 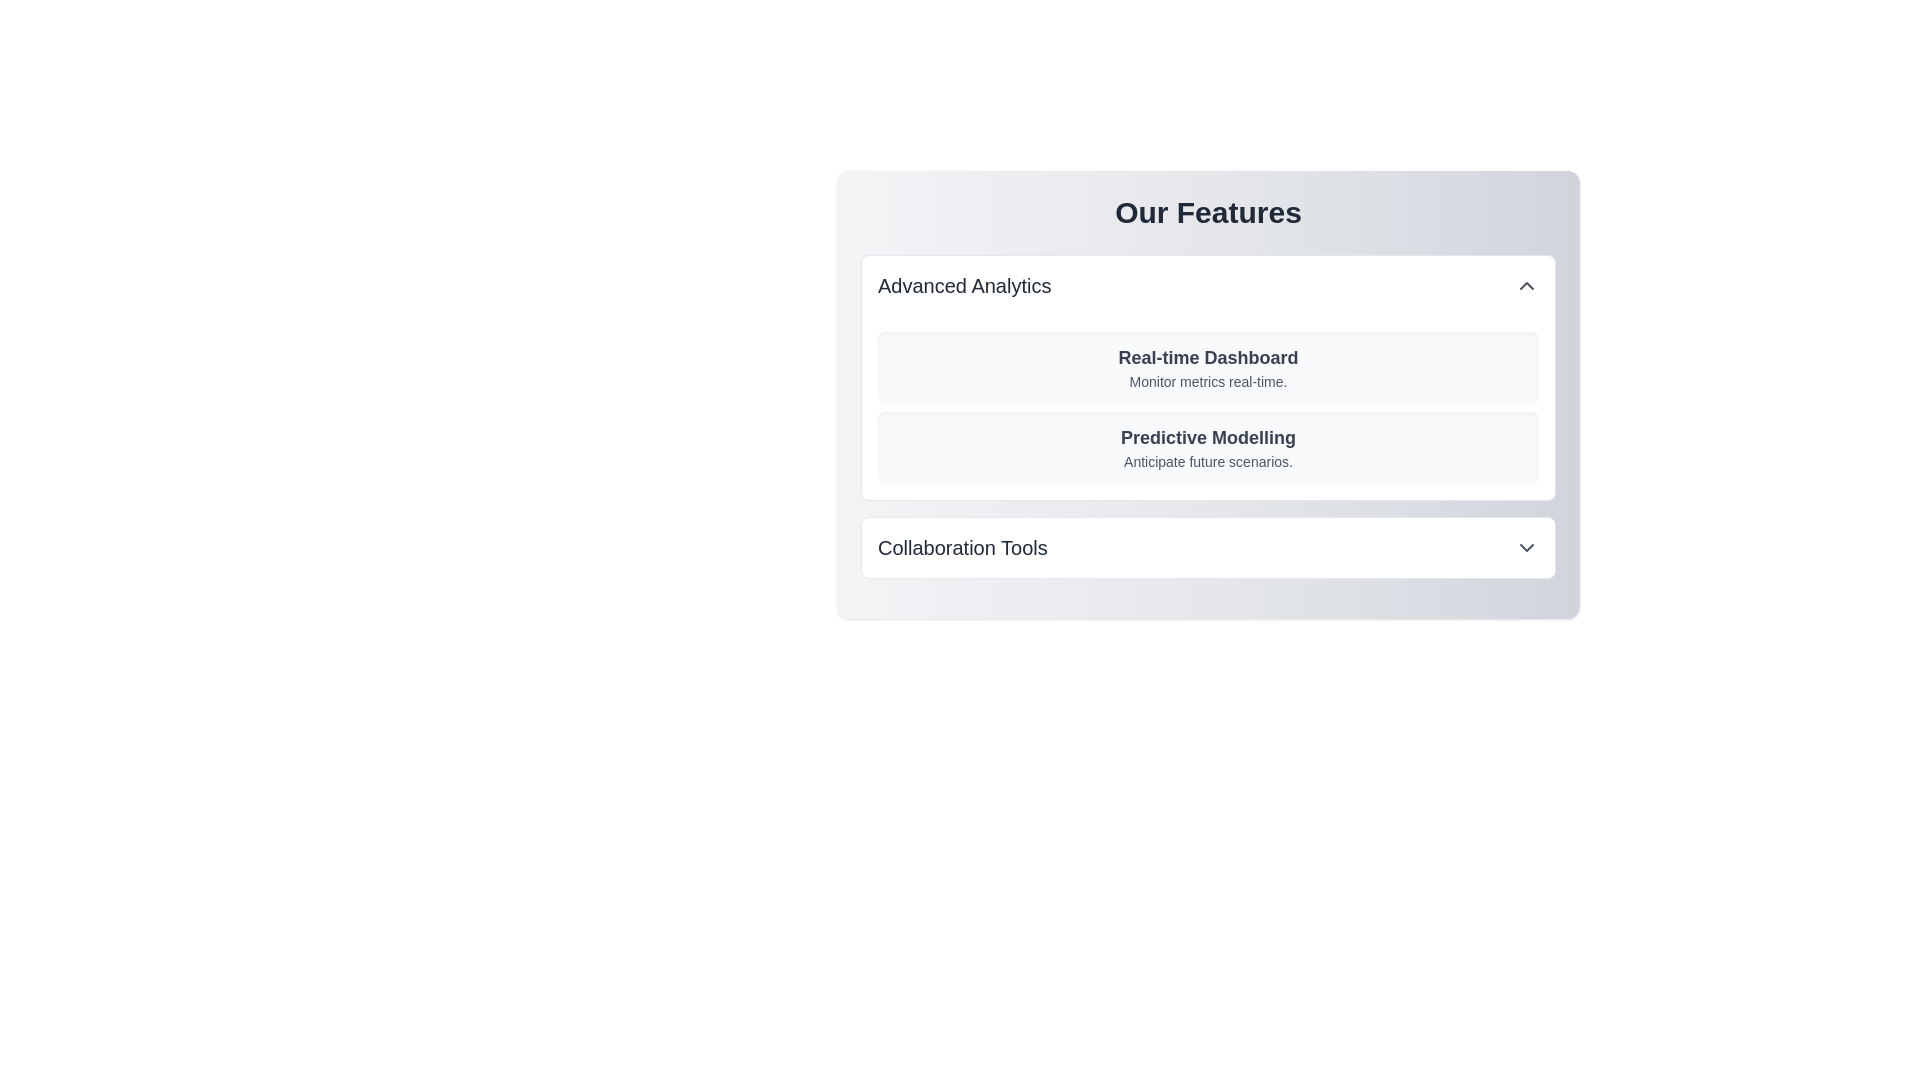 I want to click on the text label that displays 'Real-time Dashboard', which is a prominently styled gray text label located within the 'Advanced Analytics' section, so click(x=1207, y=357).